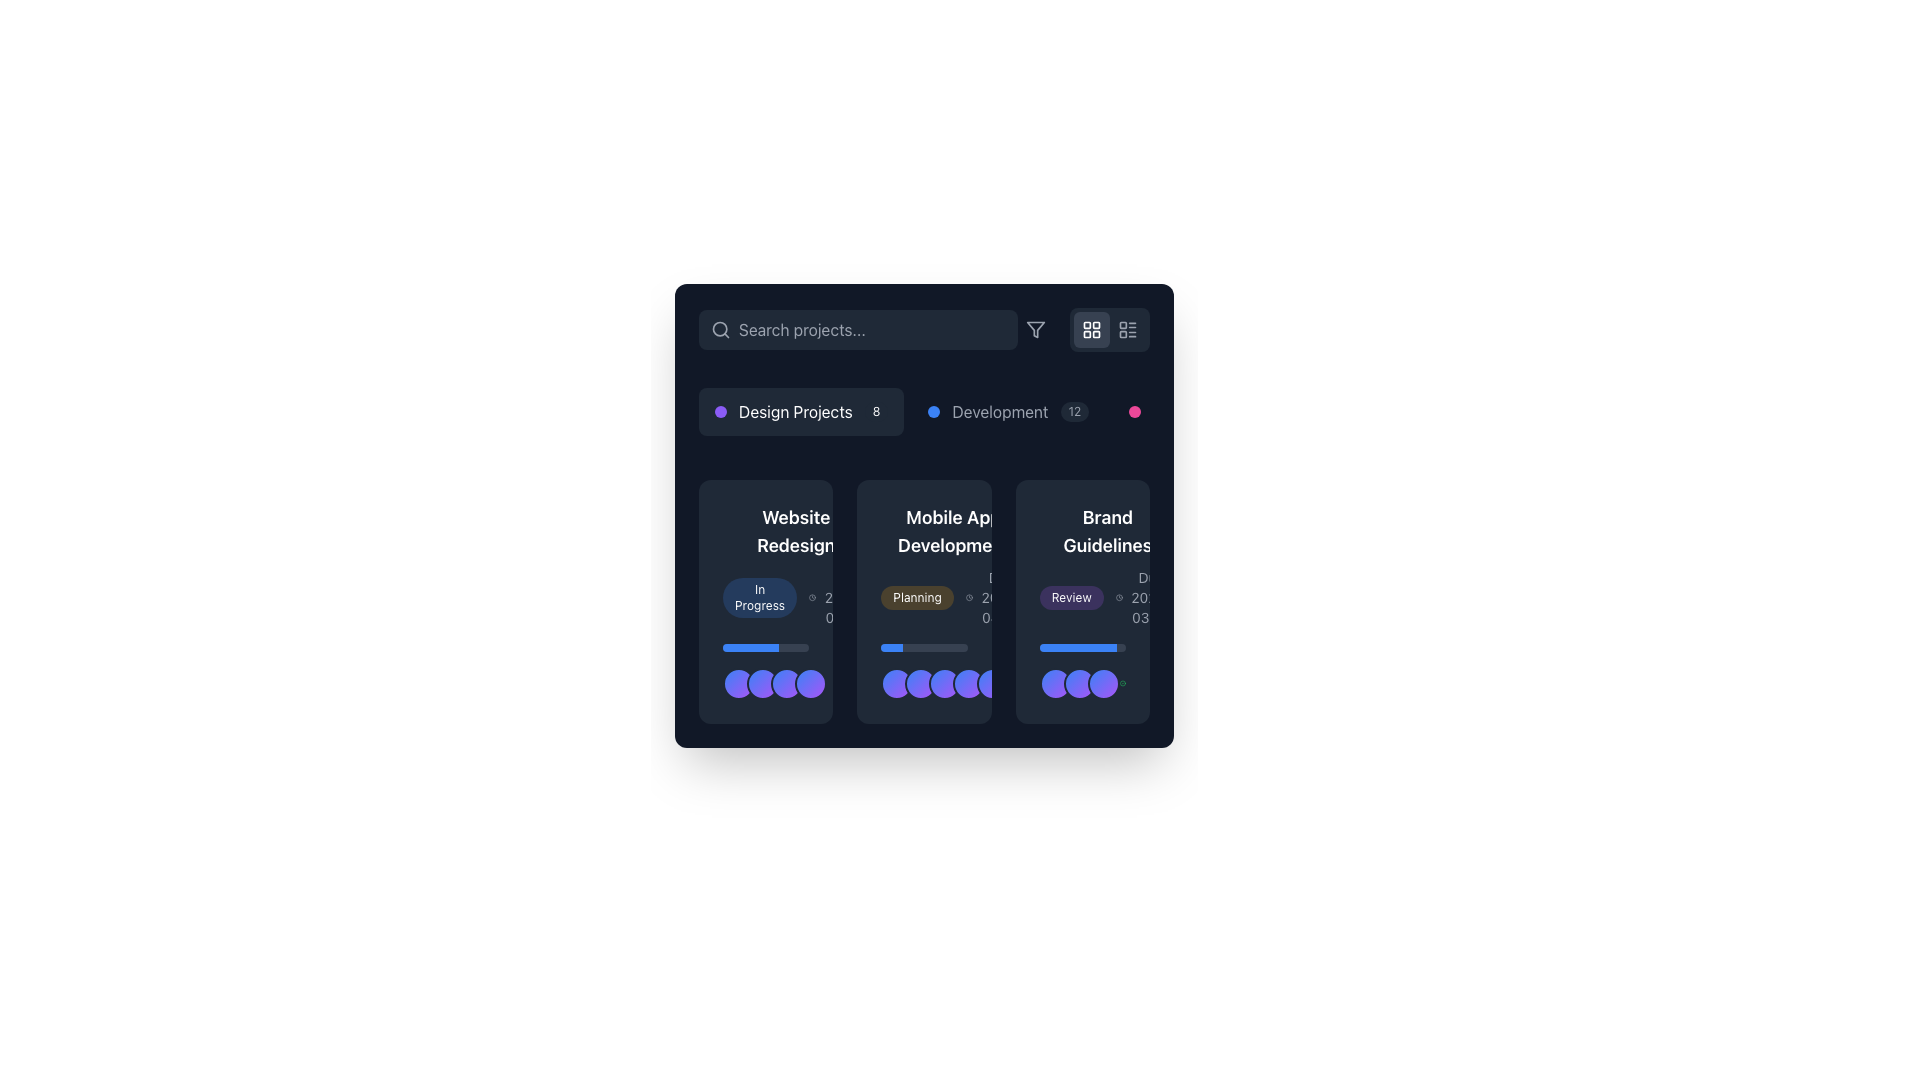 Image resolution: width=1920 pixels, height=1080 pixels. What do you see at coordinates (1078, 682) in the screenshot?
I see `the clustered grouping of decorative icons or avatars located in the lower section of the 'Brand Guidelines' card` at bounding box center [1078, 682].